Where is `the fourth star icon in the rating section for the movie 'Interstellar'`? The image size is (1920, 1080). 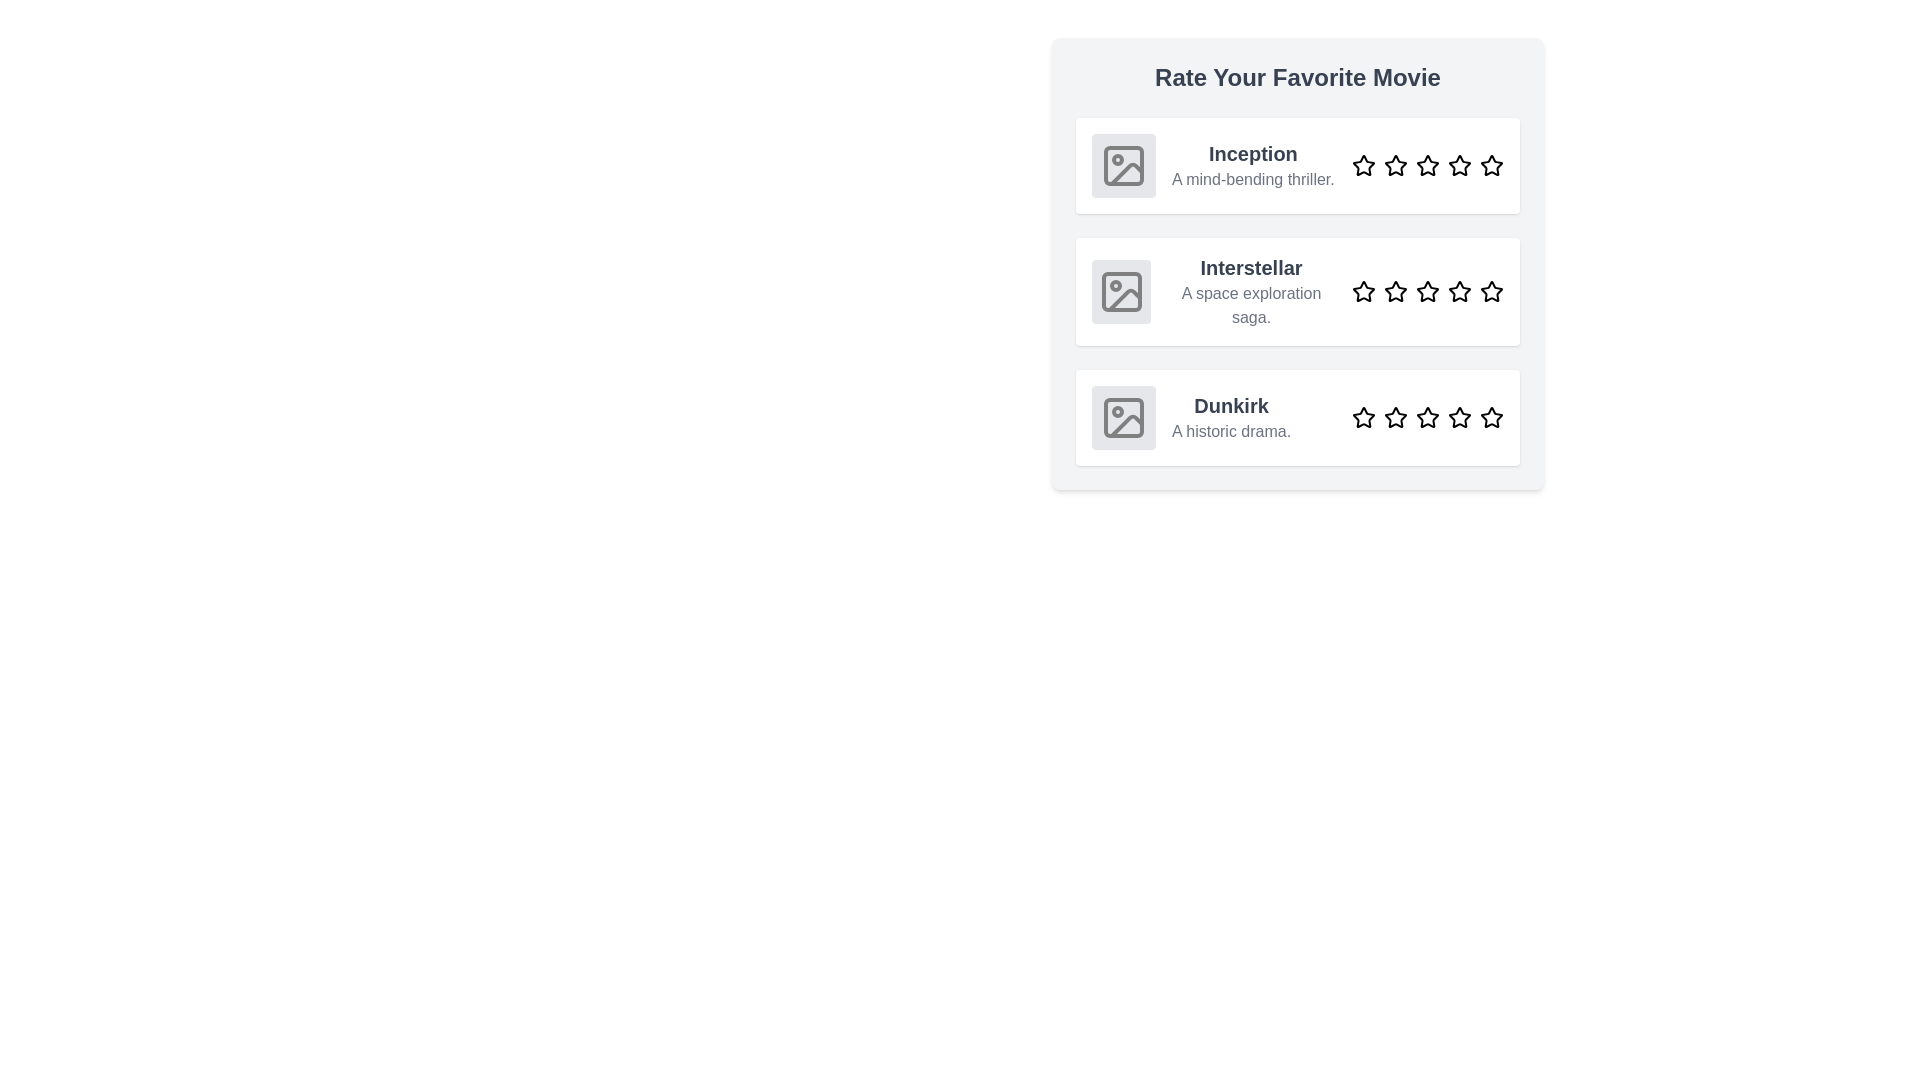
the fourth star icon in the rating section for the movie 'Interstellar' is located at coordinates (1459, 292).